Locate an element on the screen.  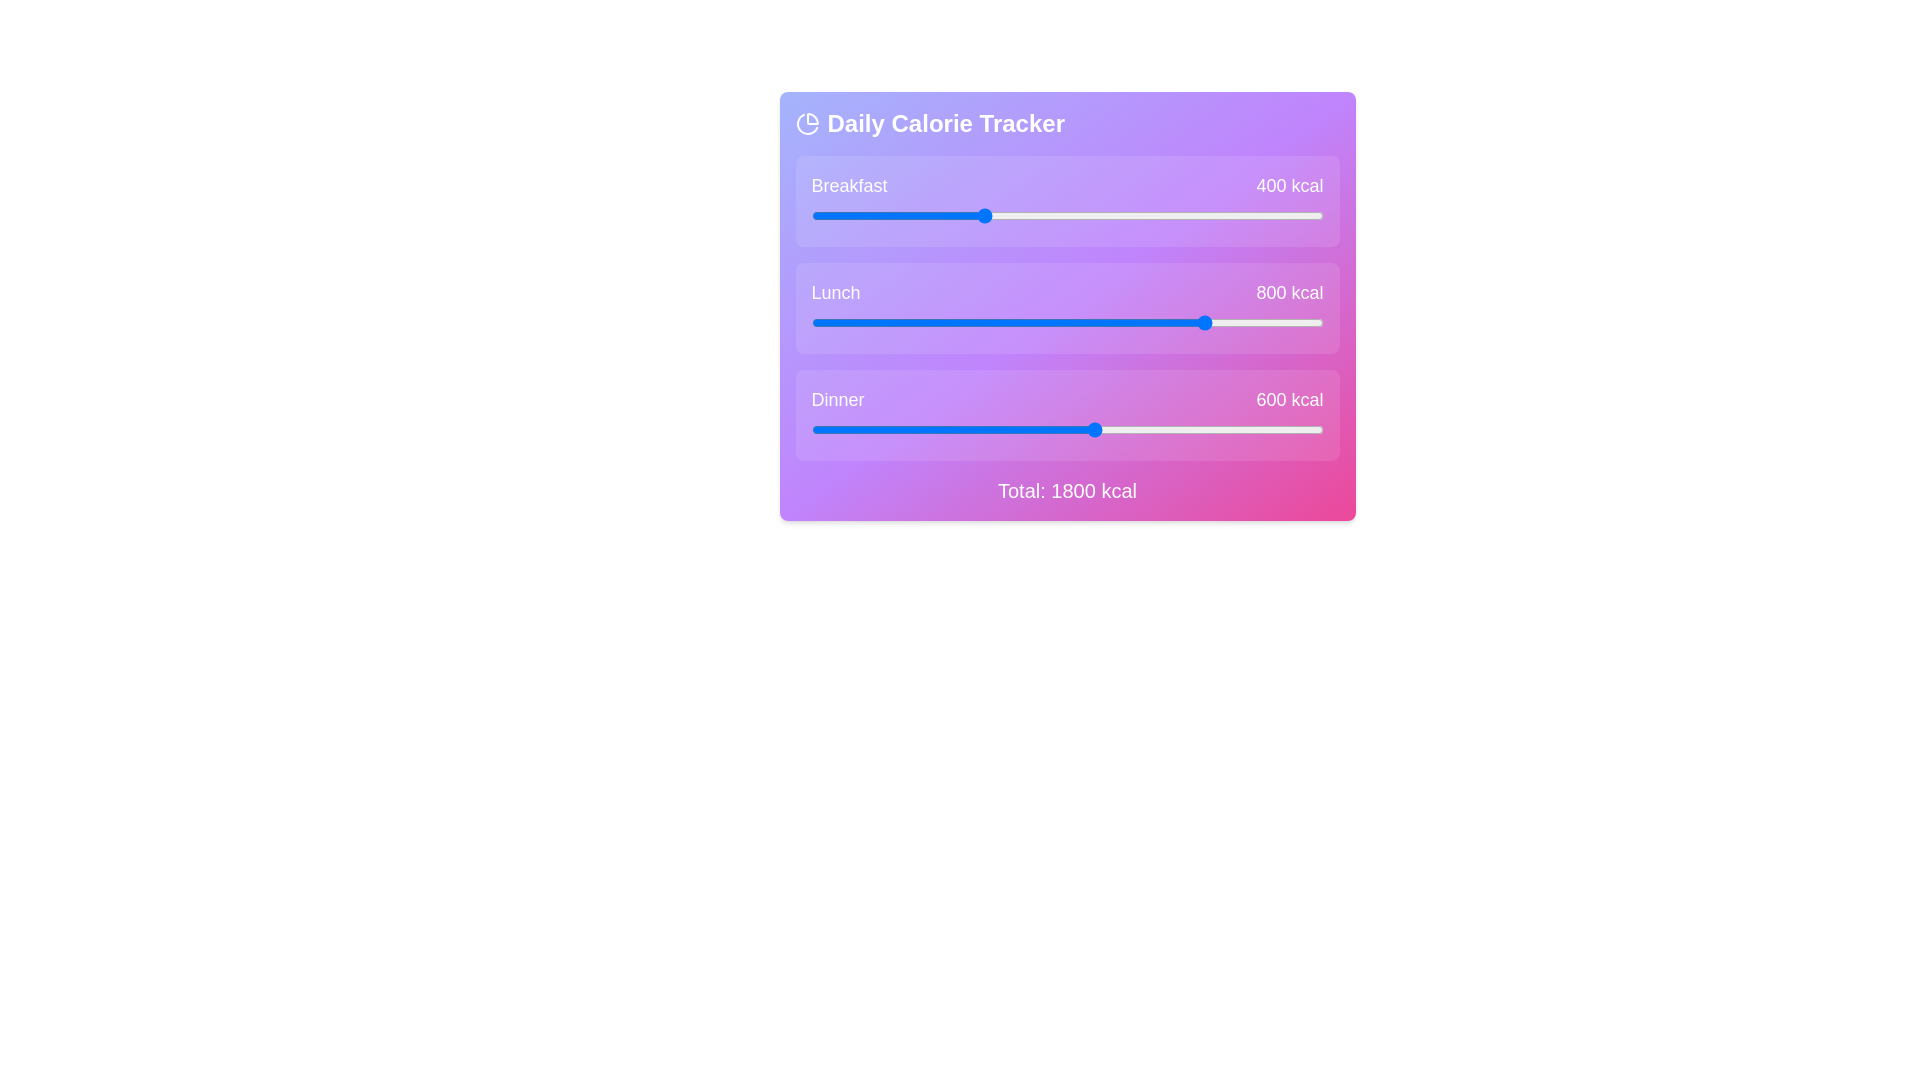
the calorie value for breakfast is located at coordinates (963, 216).